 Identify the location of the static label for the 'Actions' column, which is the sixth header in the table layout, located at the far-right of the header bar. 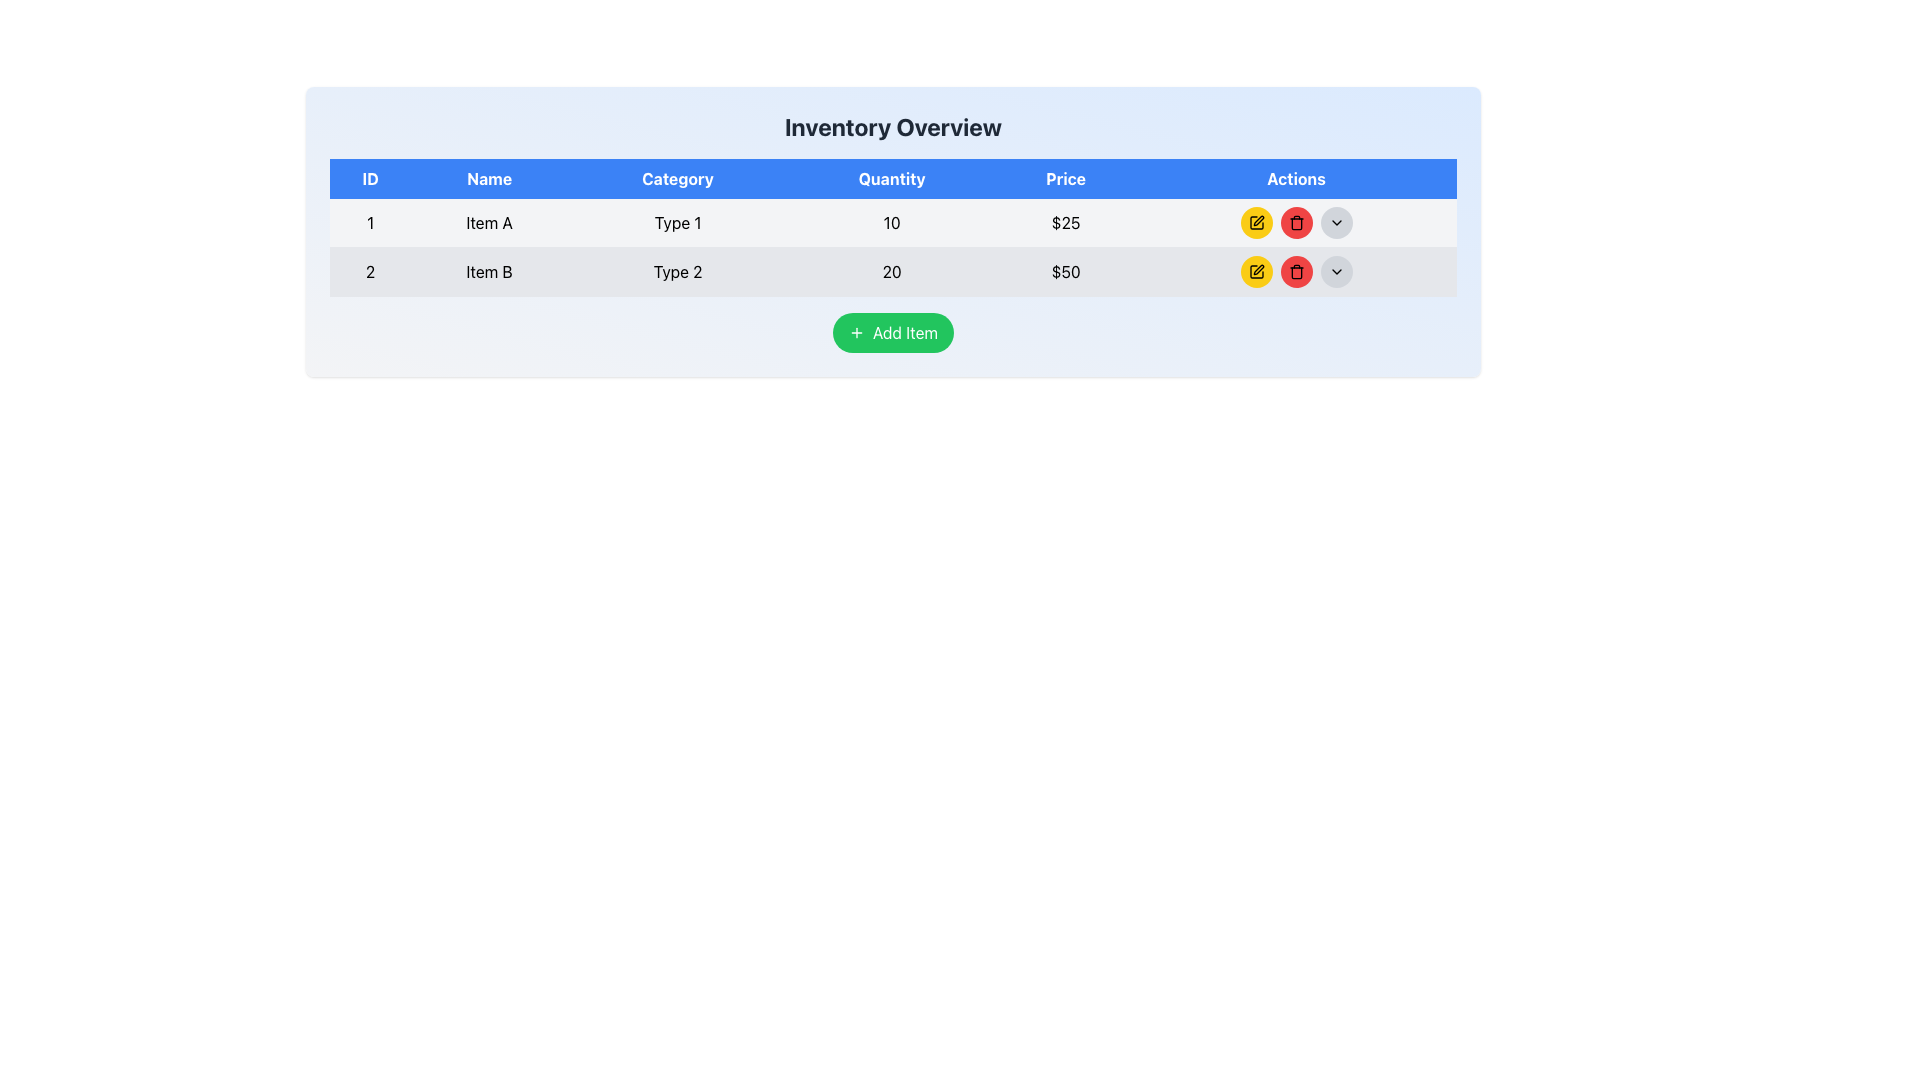
(1296, 177).